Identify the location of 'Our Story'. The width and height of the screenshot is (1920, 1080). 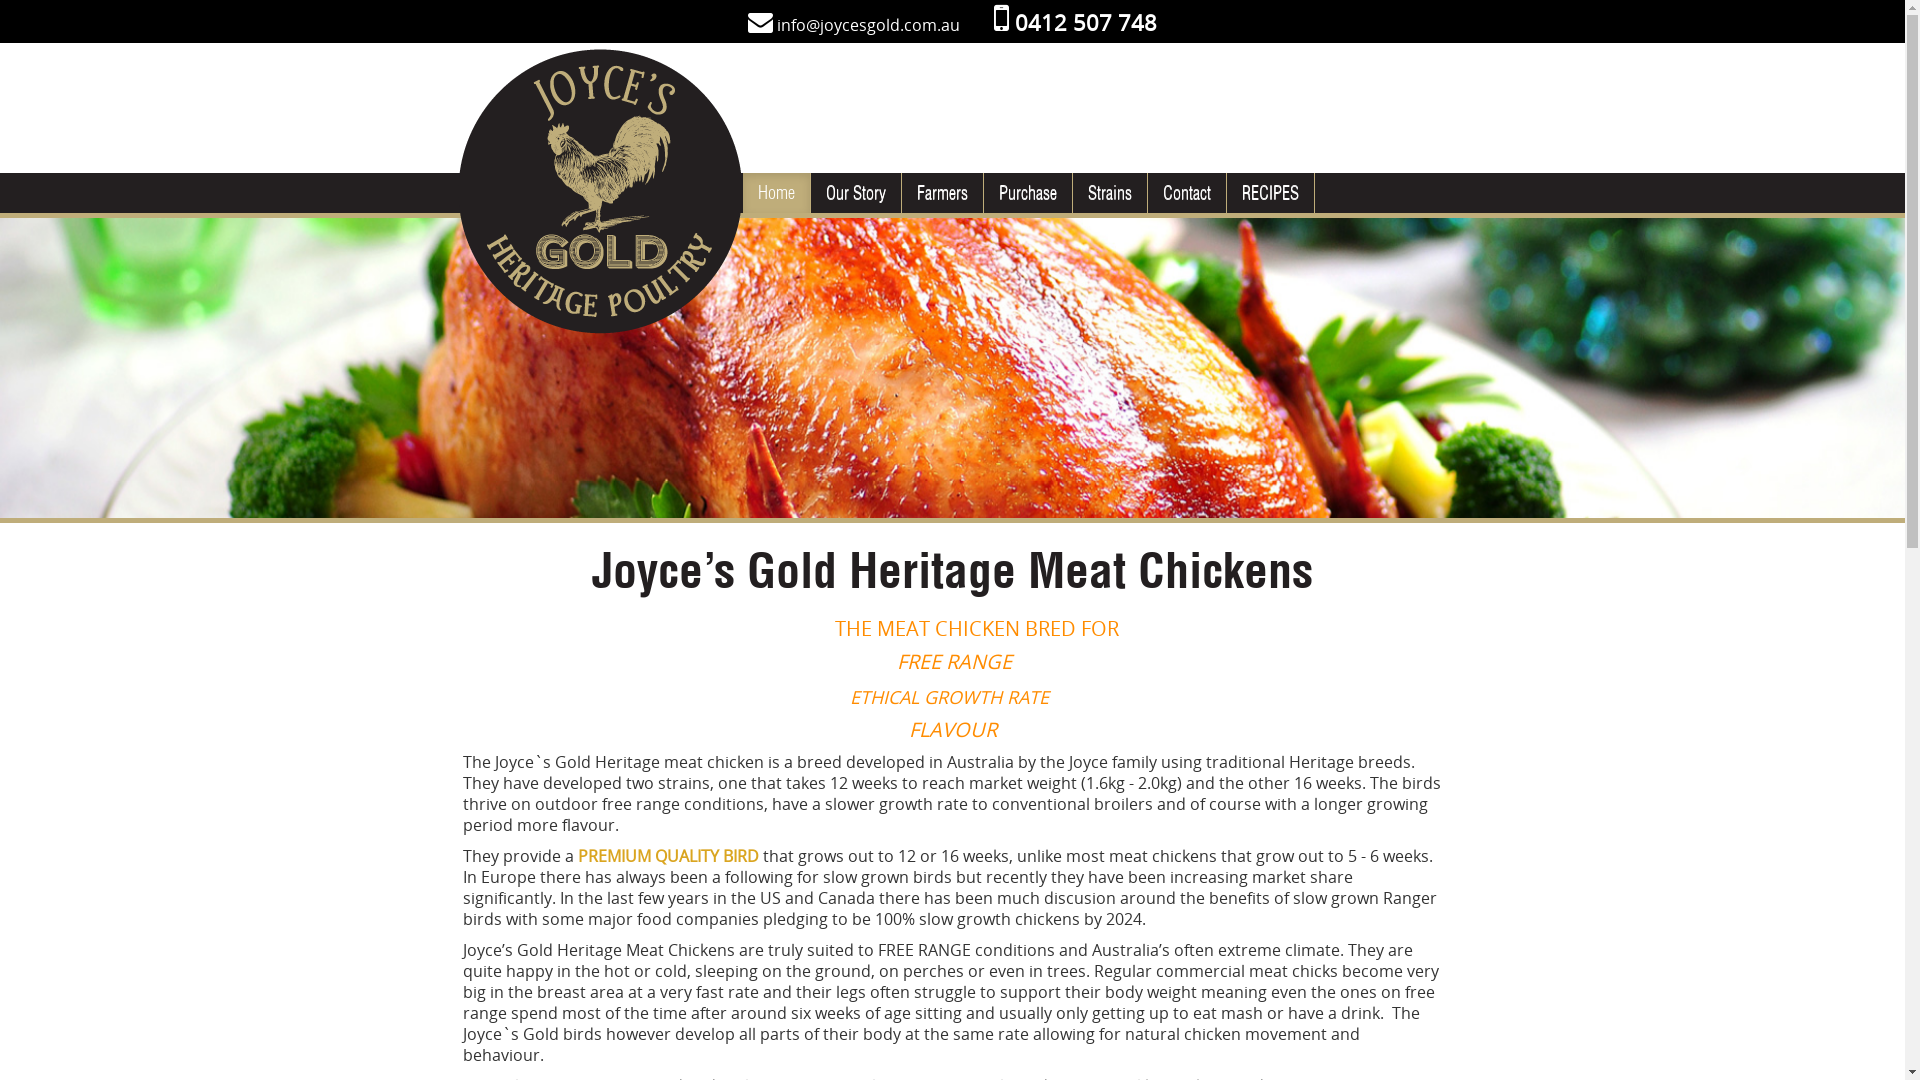
(854, 192).